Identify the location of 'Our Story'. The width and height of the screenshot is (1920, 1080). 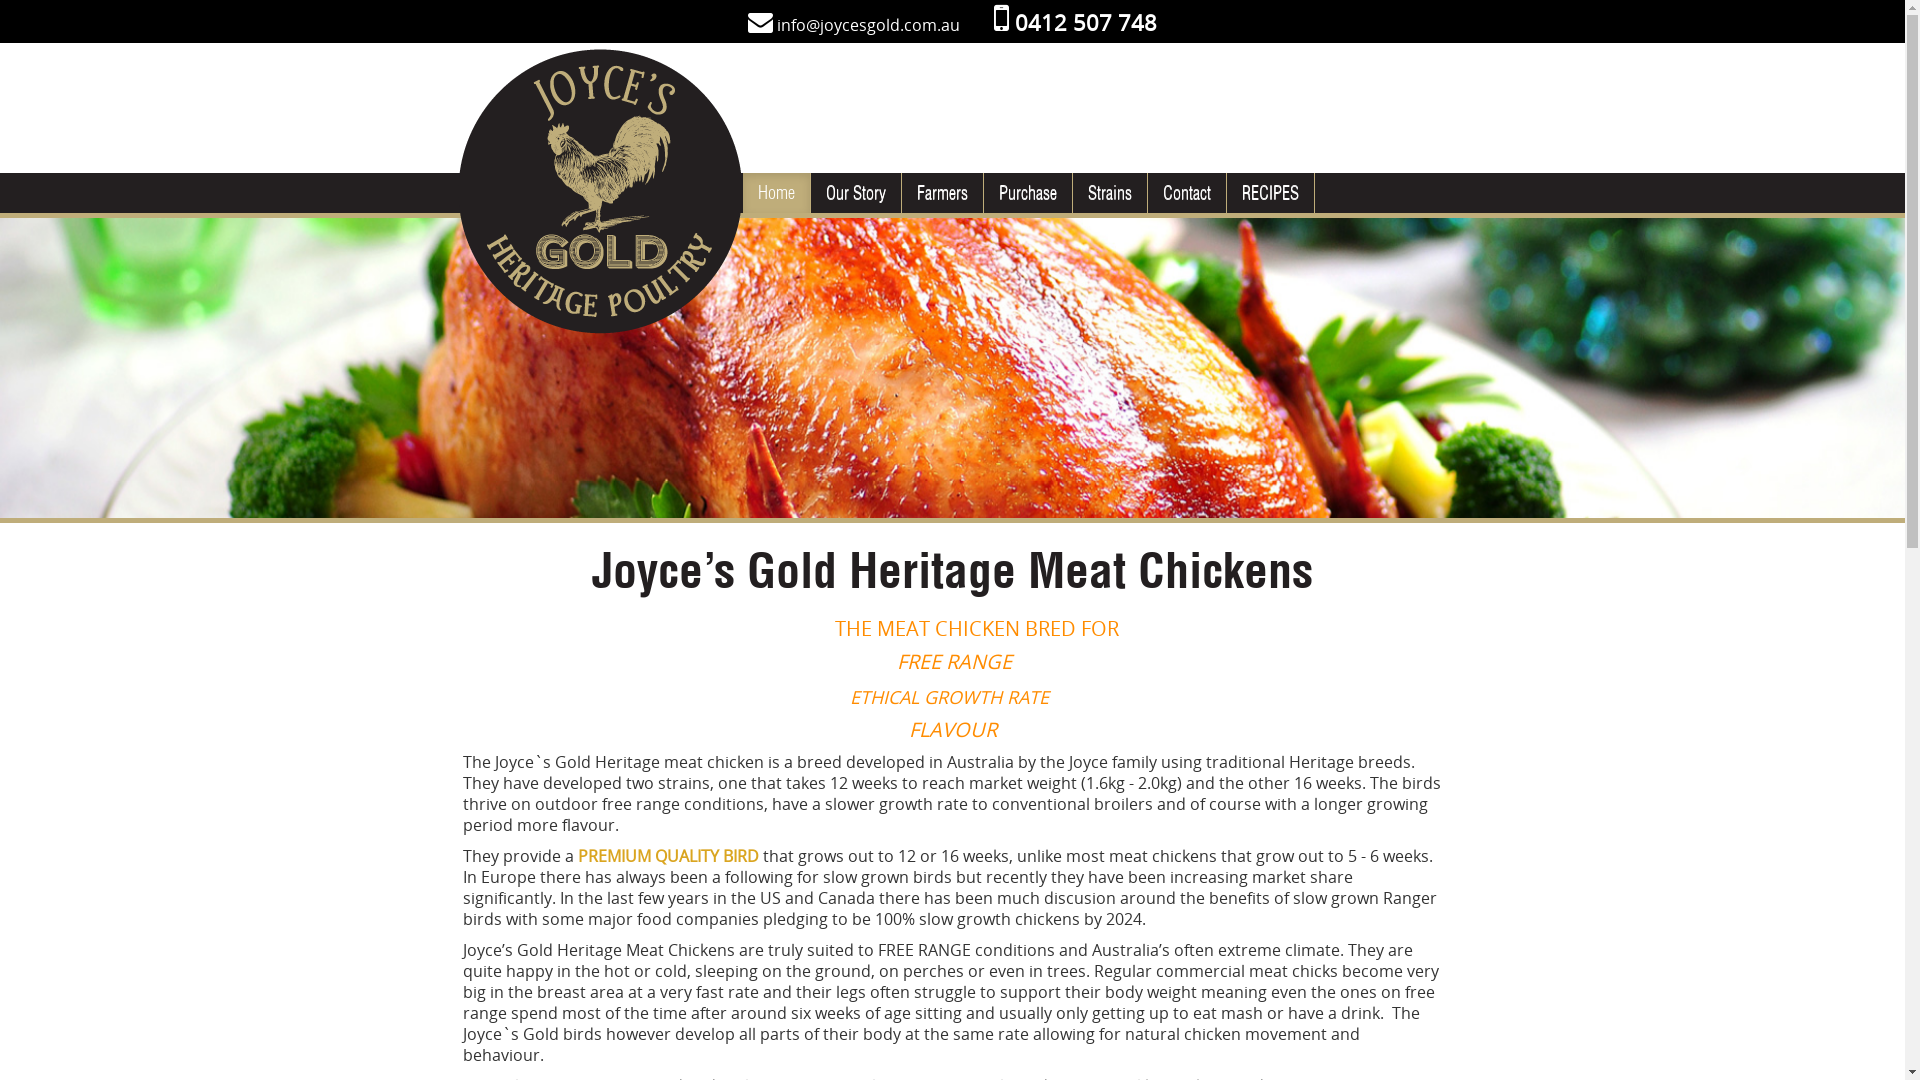
(854, 192).